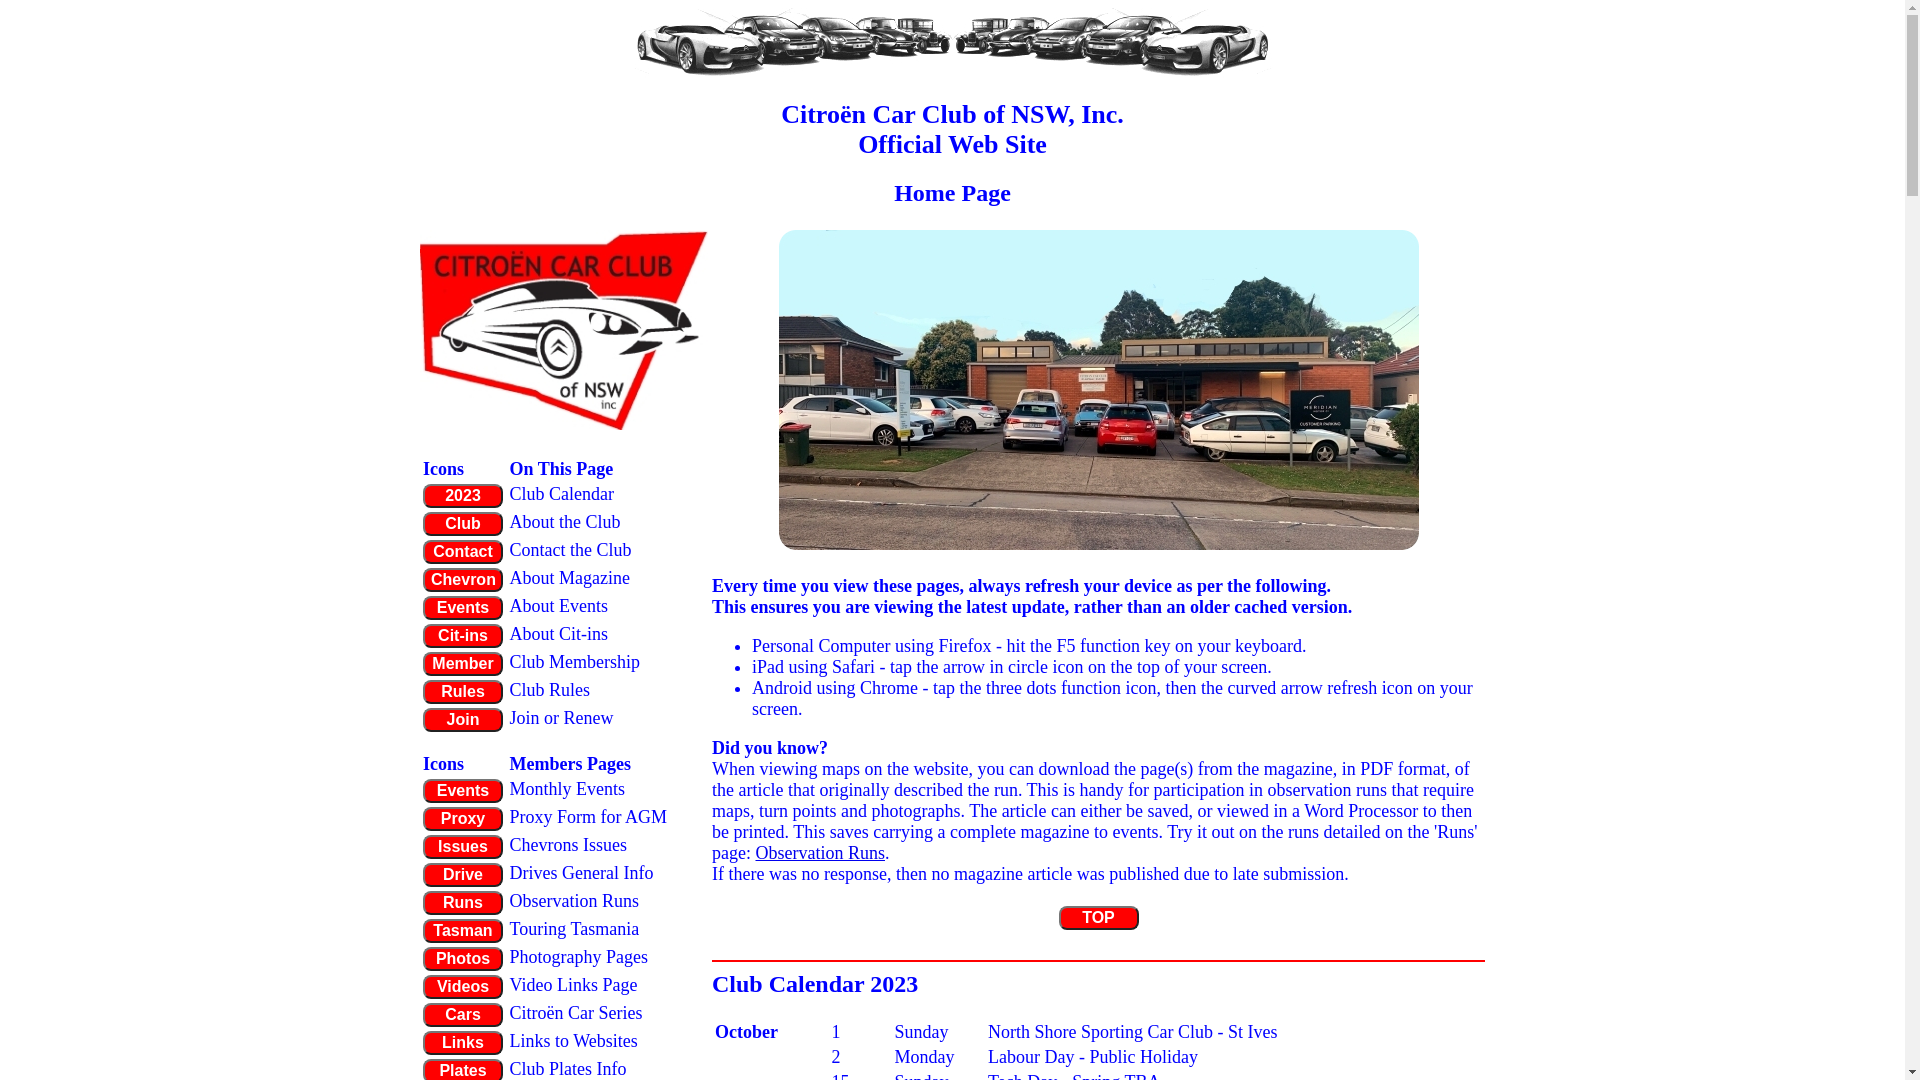 Image resolution: width=1920 pixels, height=1080 pixels. Describe the element at coordinates (461, 874) in the screenshot. I see `'Drive'` at that location.